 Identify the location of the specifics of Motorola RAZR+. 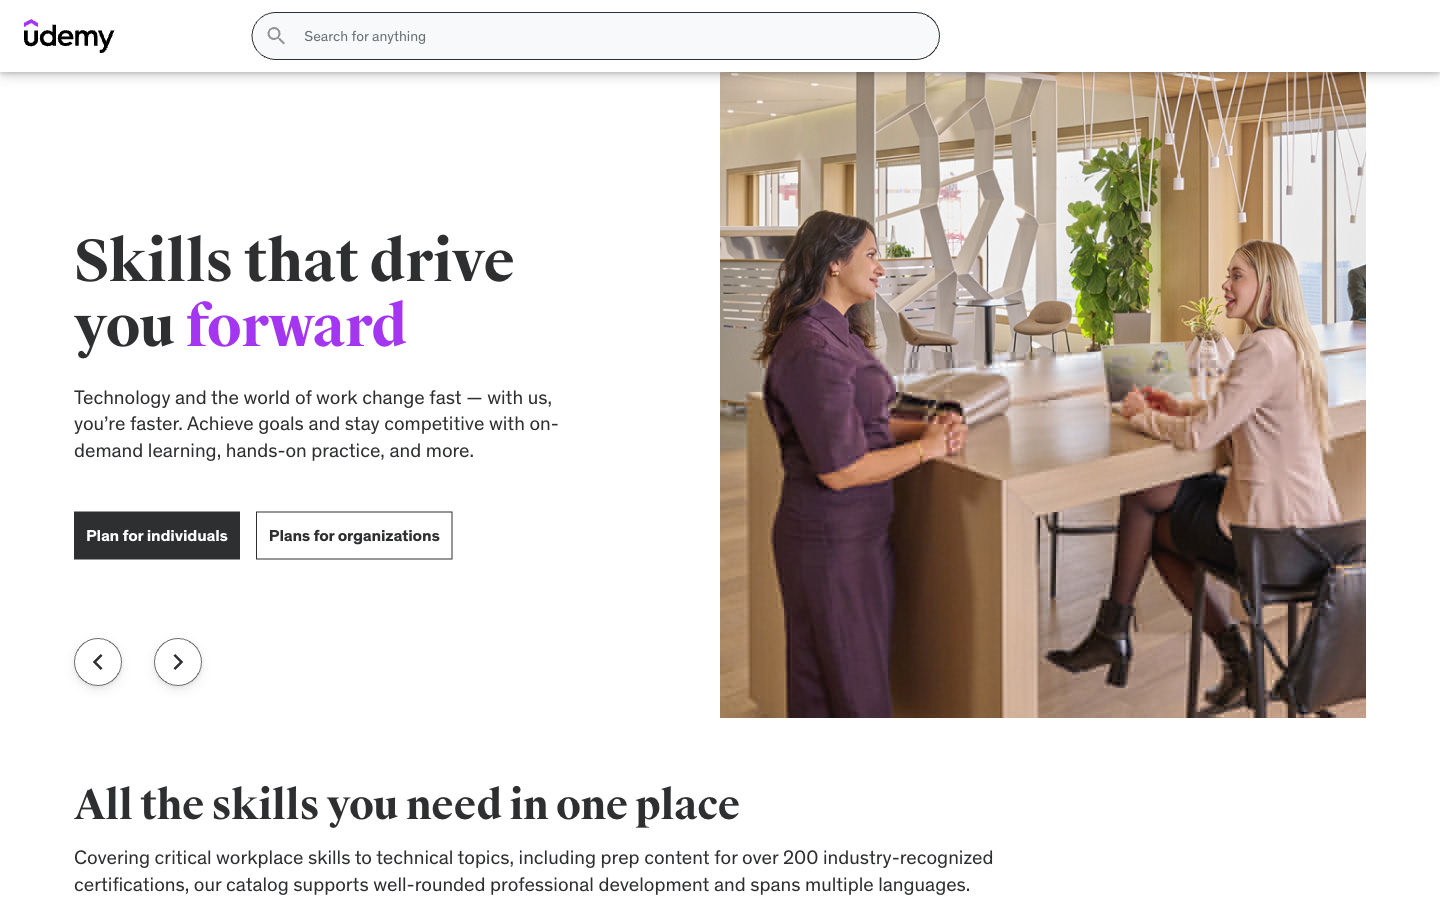
(1139, 835).